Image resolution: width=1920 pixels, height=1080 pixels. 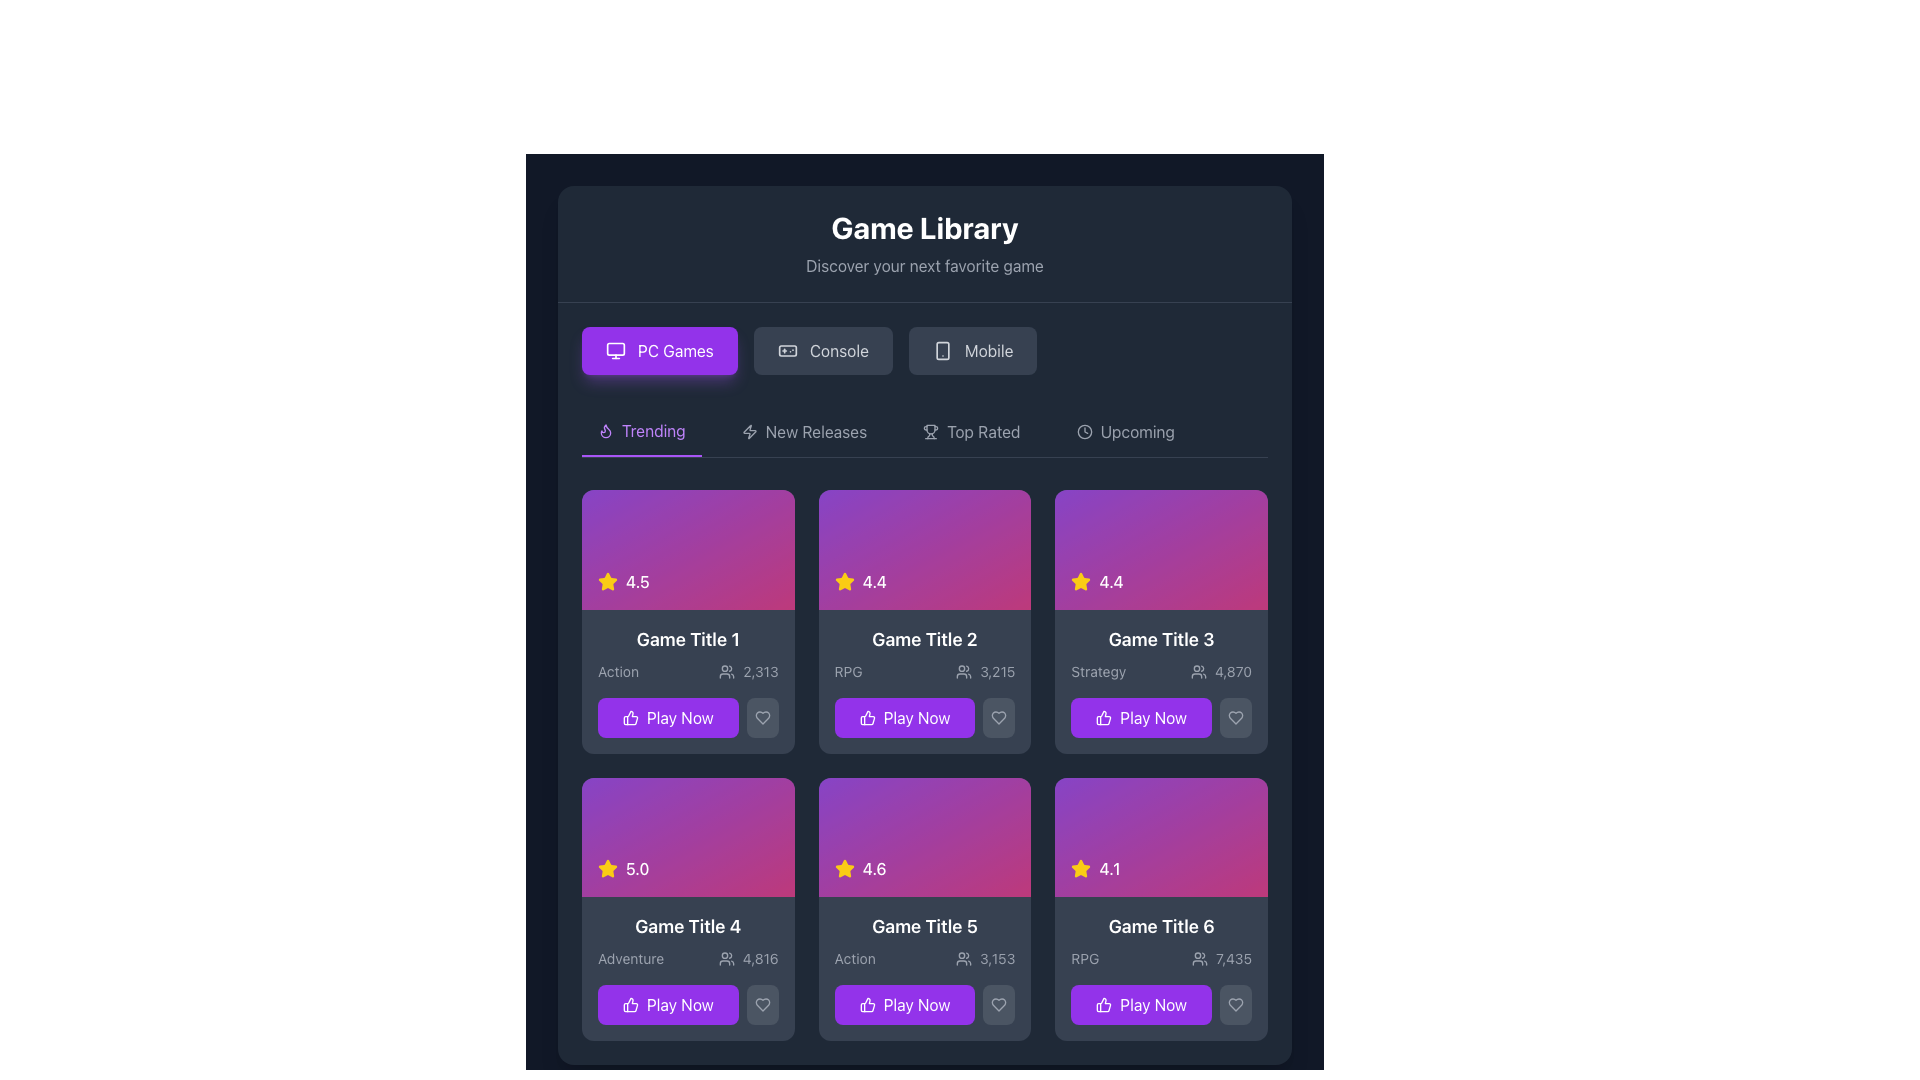 What do you see at coordinates (636, 868) in the screenshot?
I see `text label displaying '5.0' in white color, located next to the yellow star icon in the lower-left corner of the fourth card in the grid` at bounding box center [636, 868].